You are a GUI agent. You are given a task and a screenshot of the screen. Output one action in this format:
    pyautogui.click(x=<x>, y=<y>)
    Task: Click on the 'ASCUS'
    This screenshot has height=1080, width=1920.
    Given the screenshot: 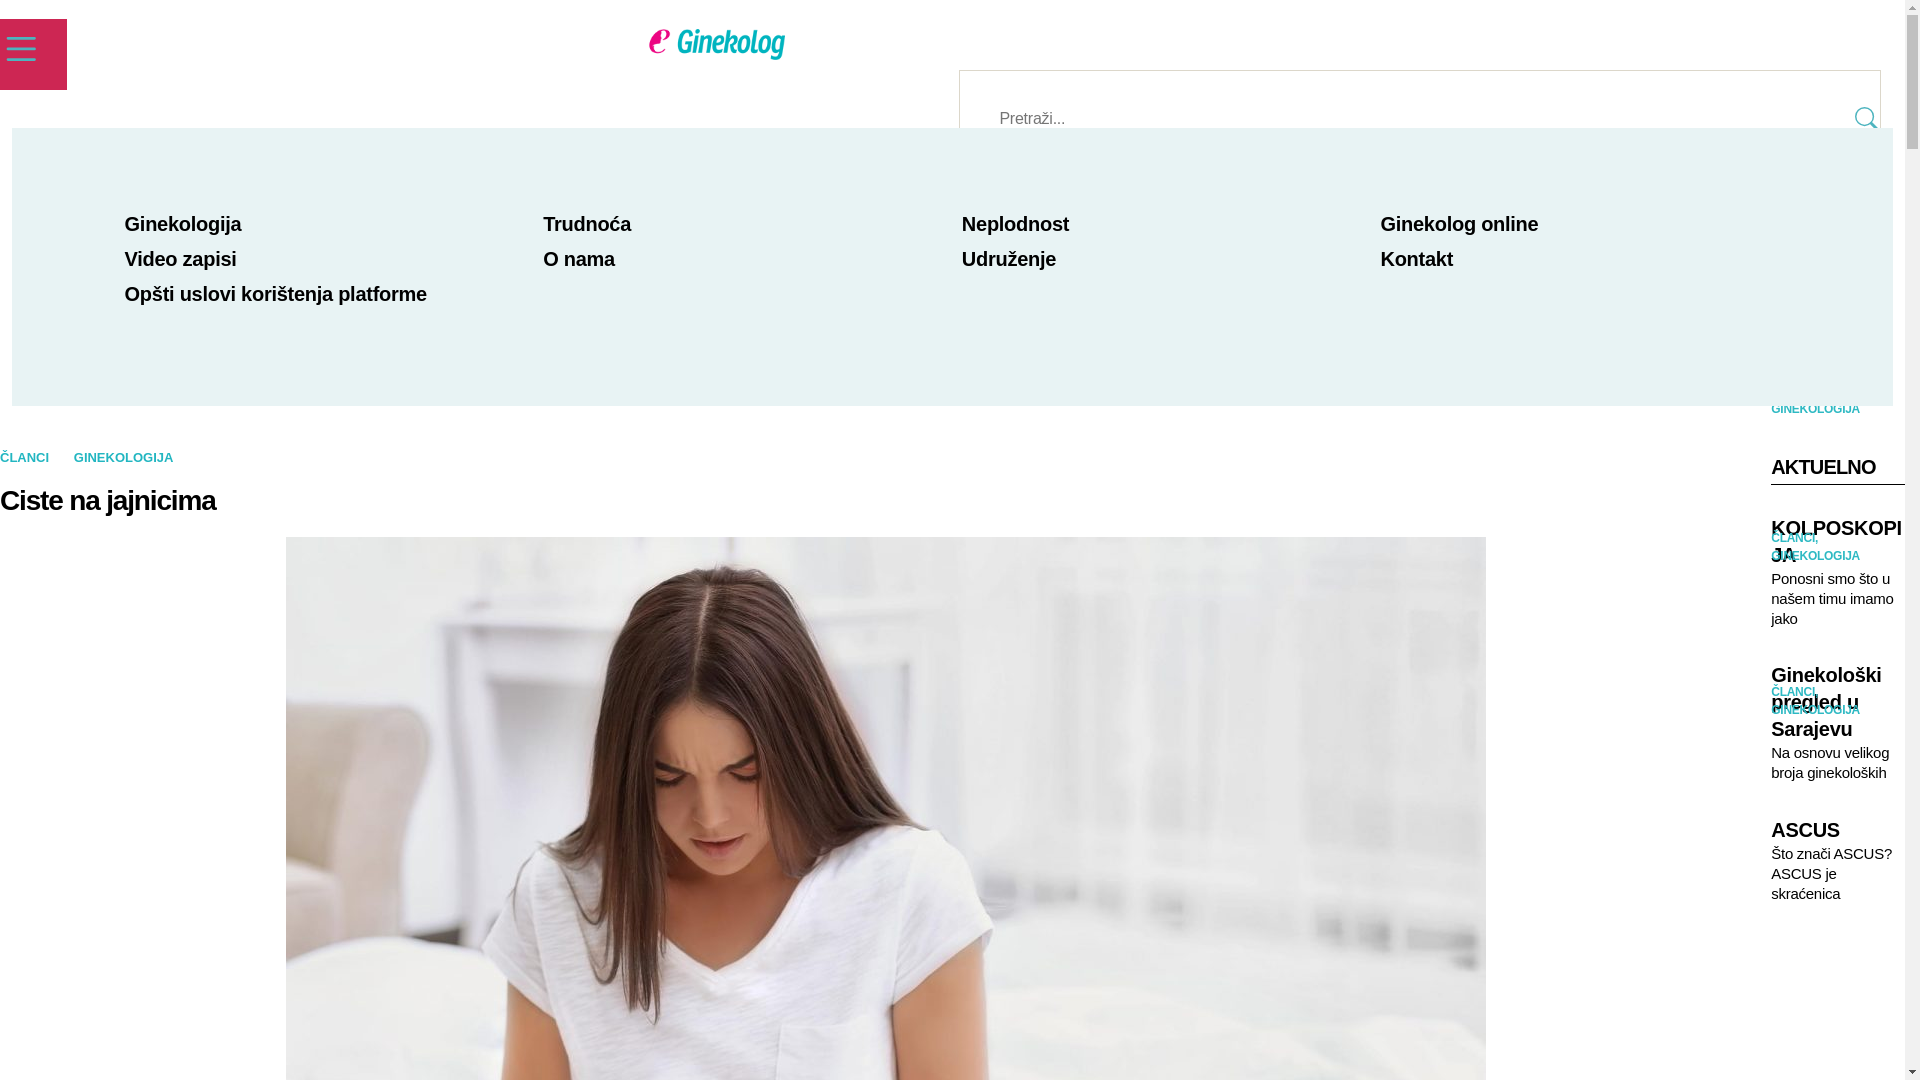 What is the action you would take?
    pyautogui.click(x=1838, y=830)
    